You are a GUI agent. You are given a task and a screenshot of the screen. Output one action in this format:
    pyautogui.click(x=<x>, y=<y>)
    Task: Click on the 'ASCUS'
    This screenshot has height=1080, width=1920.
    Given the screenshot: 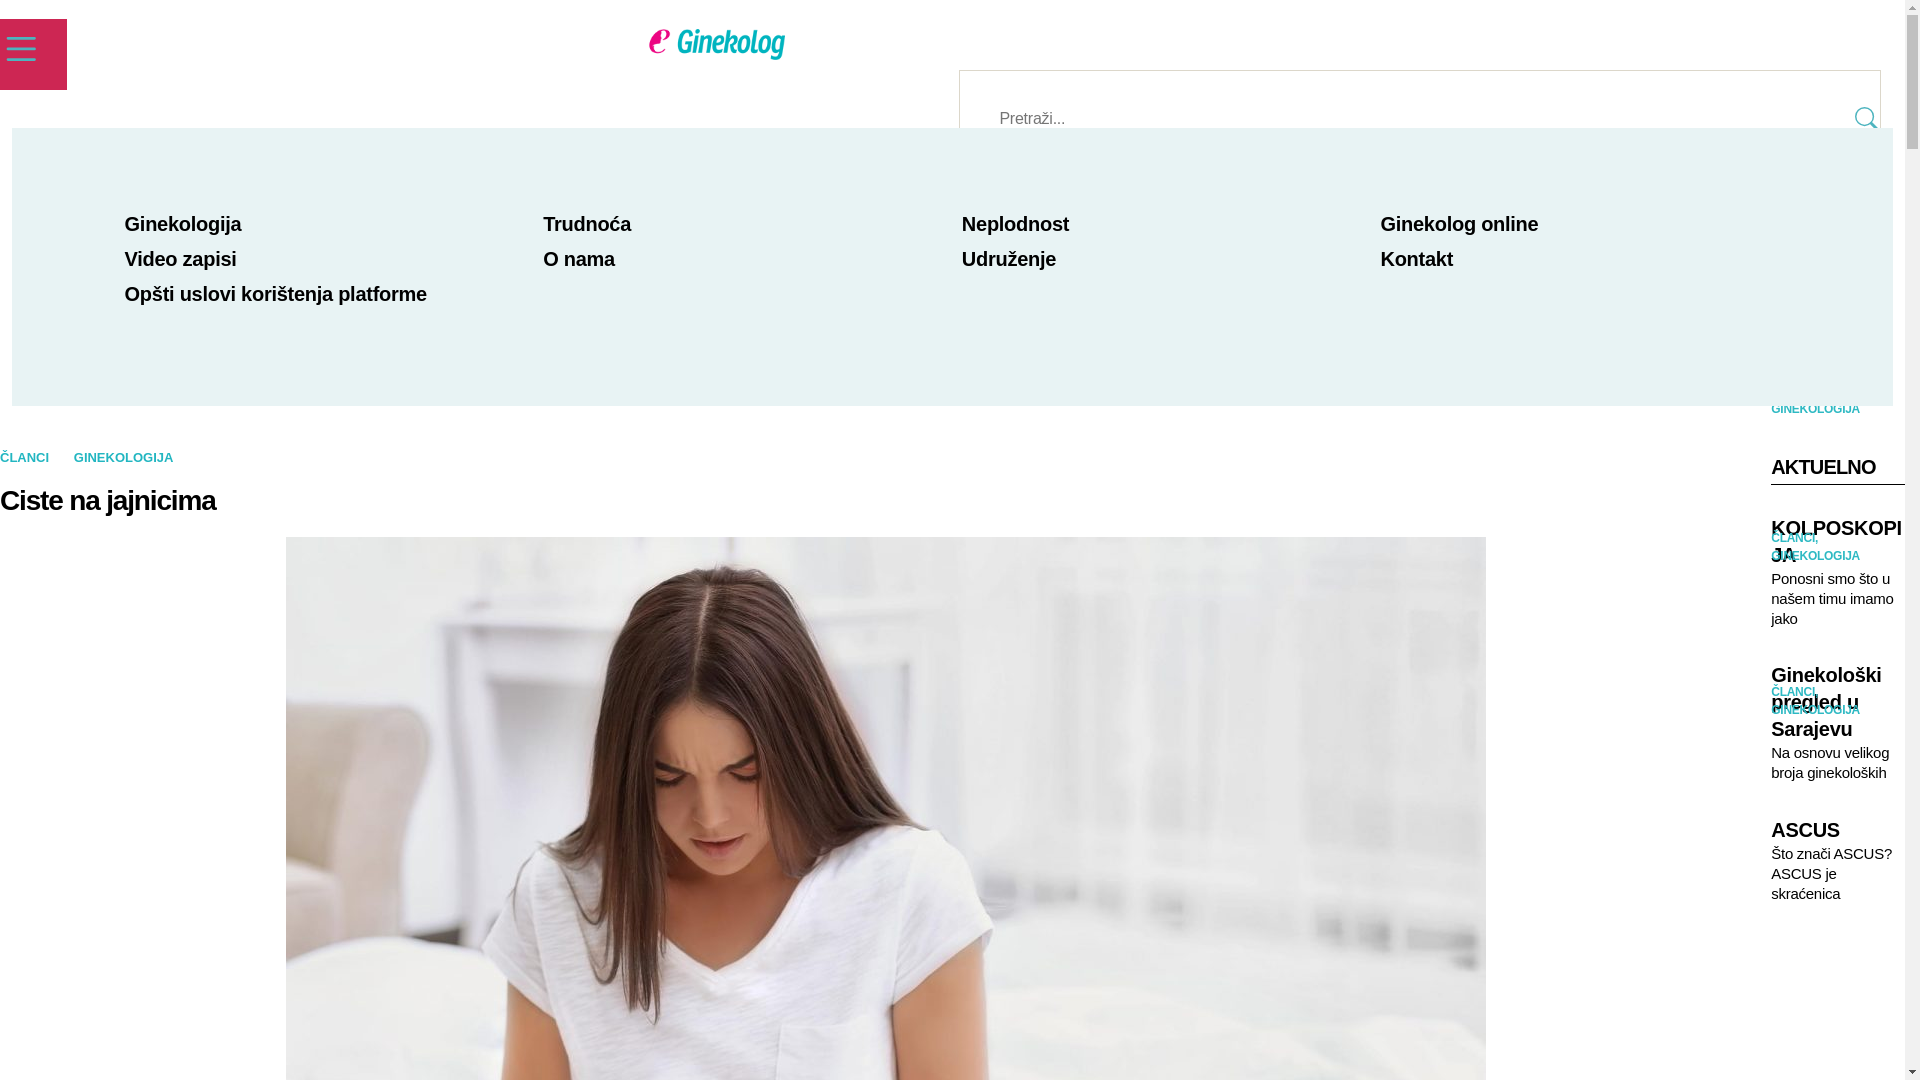 What is the action you would take?
    pyautogui.click(x=1838, y=830)
    